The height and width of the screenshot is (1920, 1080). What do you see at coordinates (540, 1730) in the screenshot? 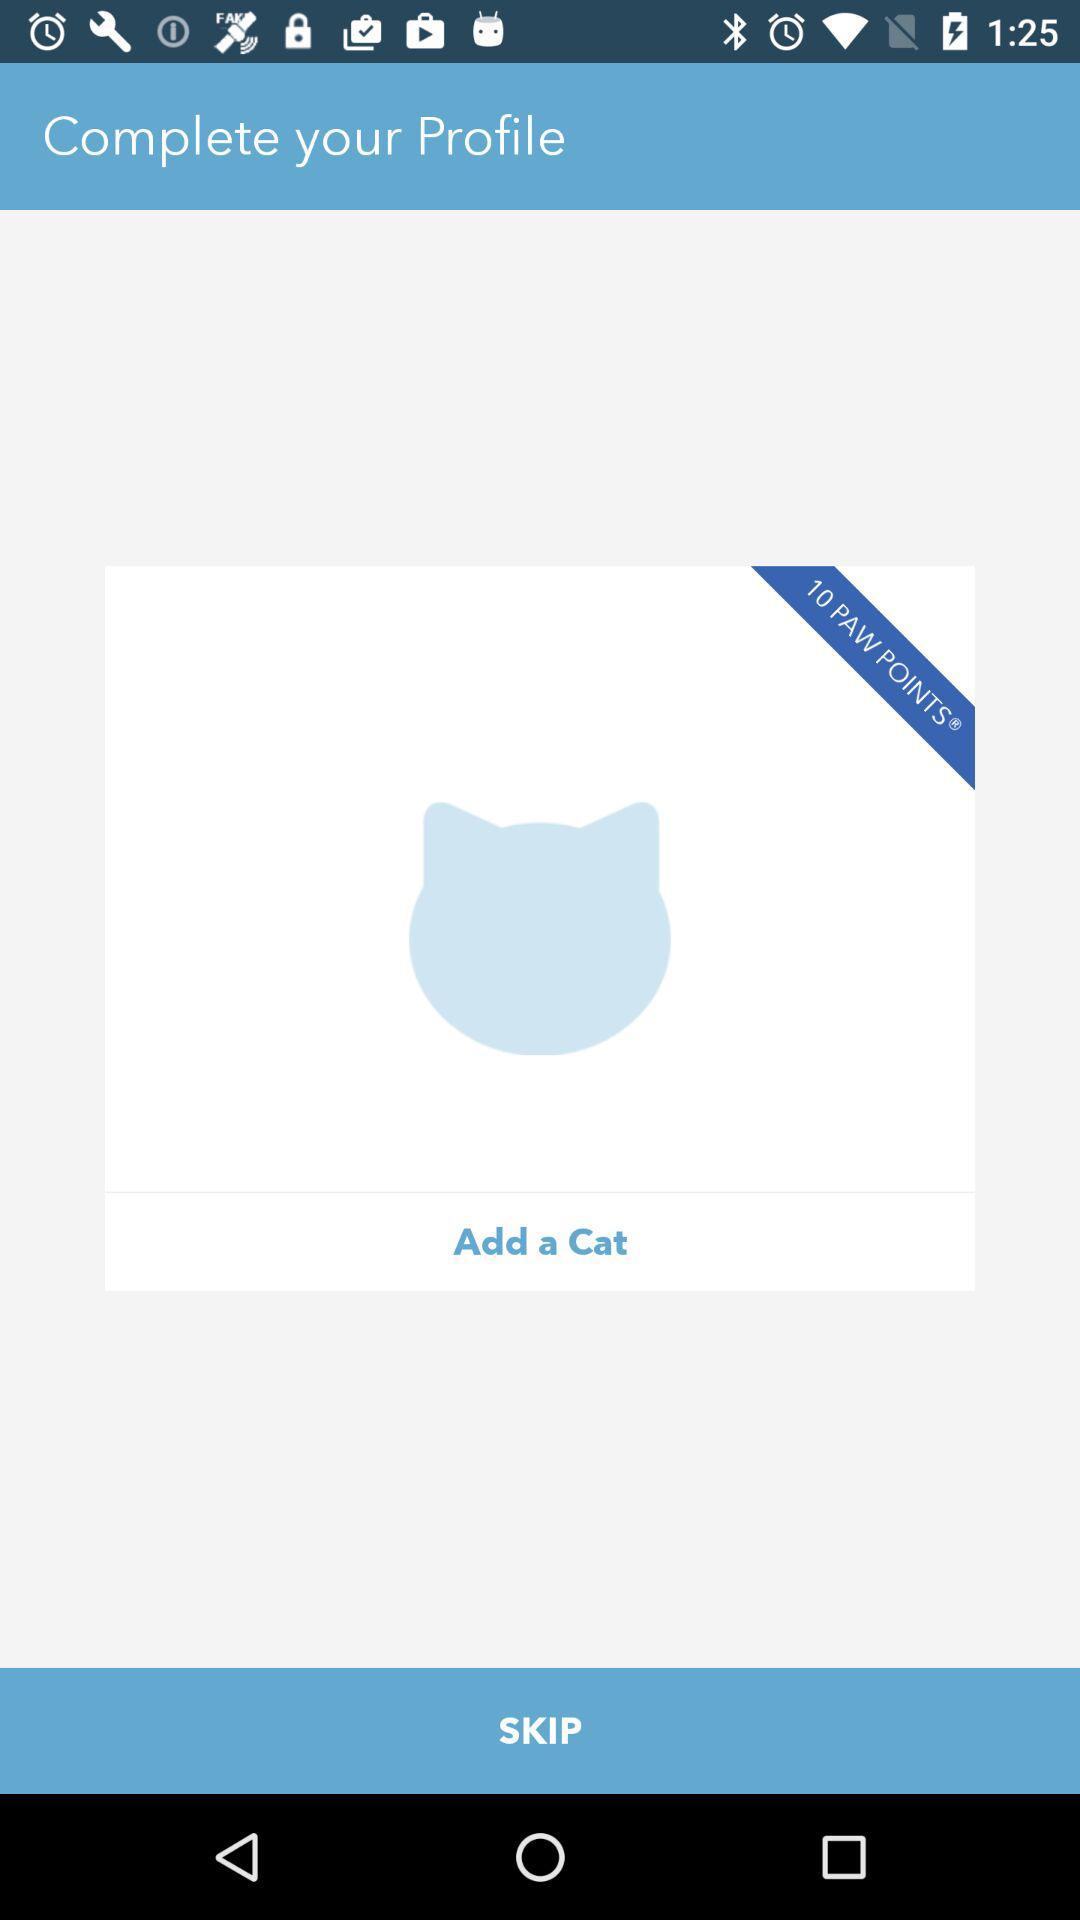
I see `skip item` at bounding box center [540, 1730].